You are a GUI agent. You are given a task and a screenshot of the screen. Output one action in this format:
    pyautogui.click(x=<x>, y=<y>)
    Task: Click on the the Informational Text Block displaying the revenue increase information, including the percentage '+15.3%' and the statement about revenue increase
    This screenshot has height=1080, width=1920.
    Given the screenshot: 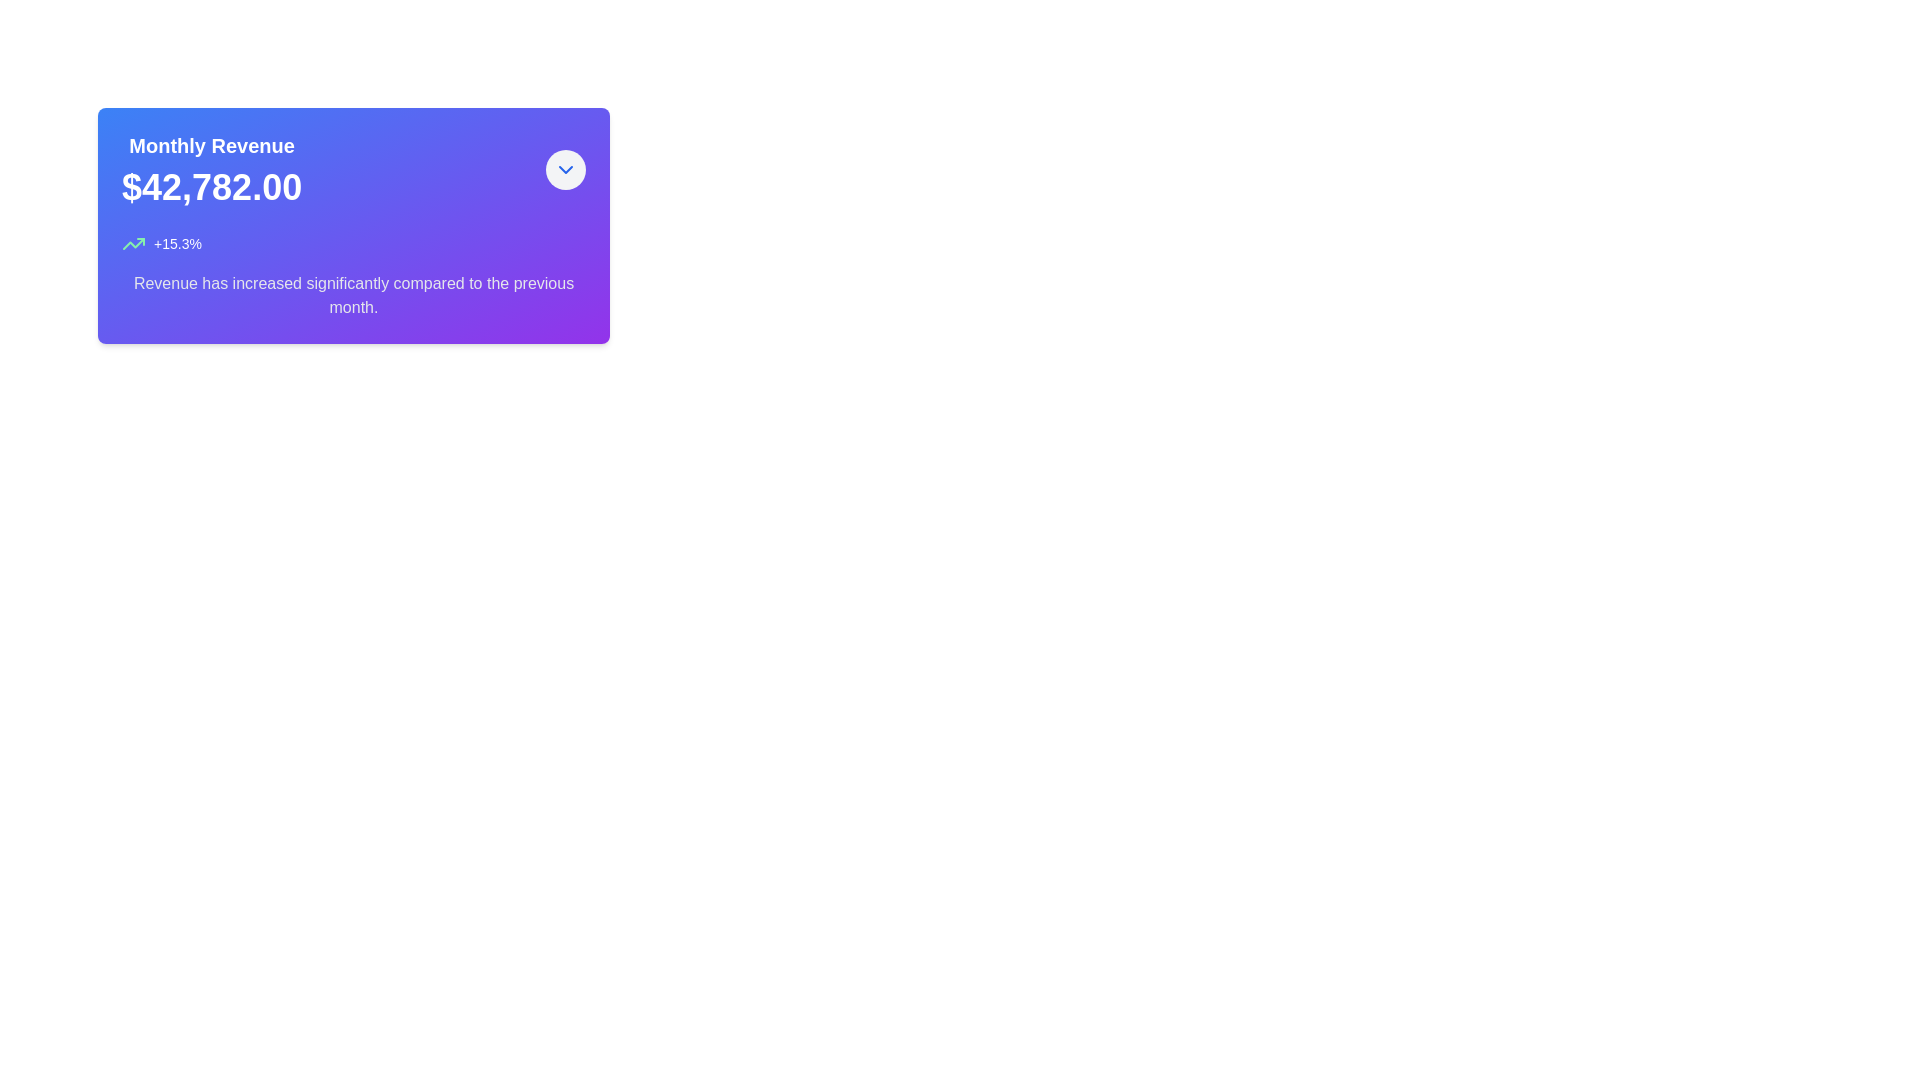 What is the action you would take?
    pyautogui.click(x=354, y=276)
    